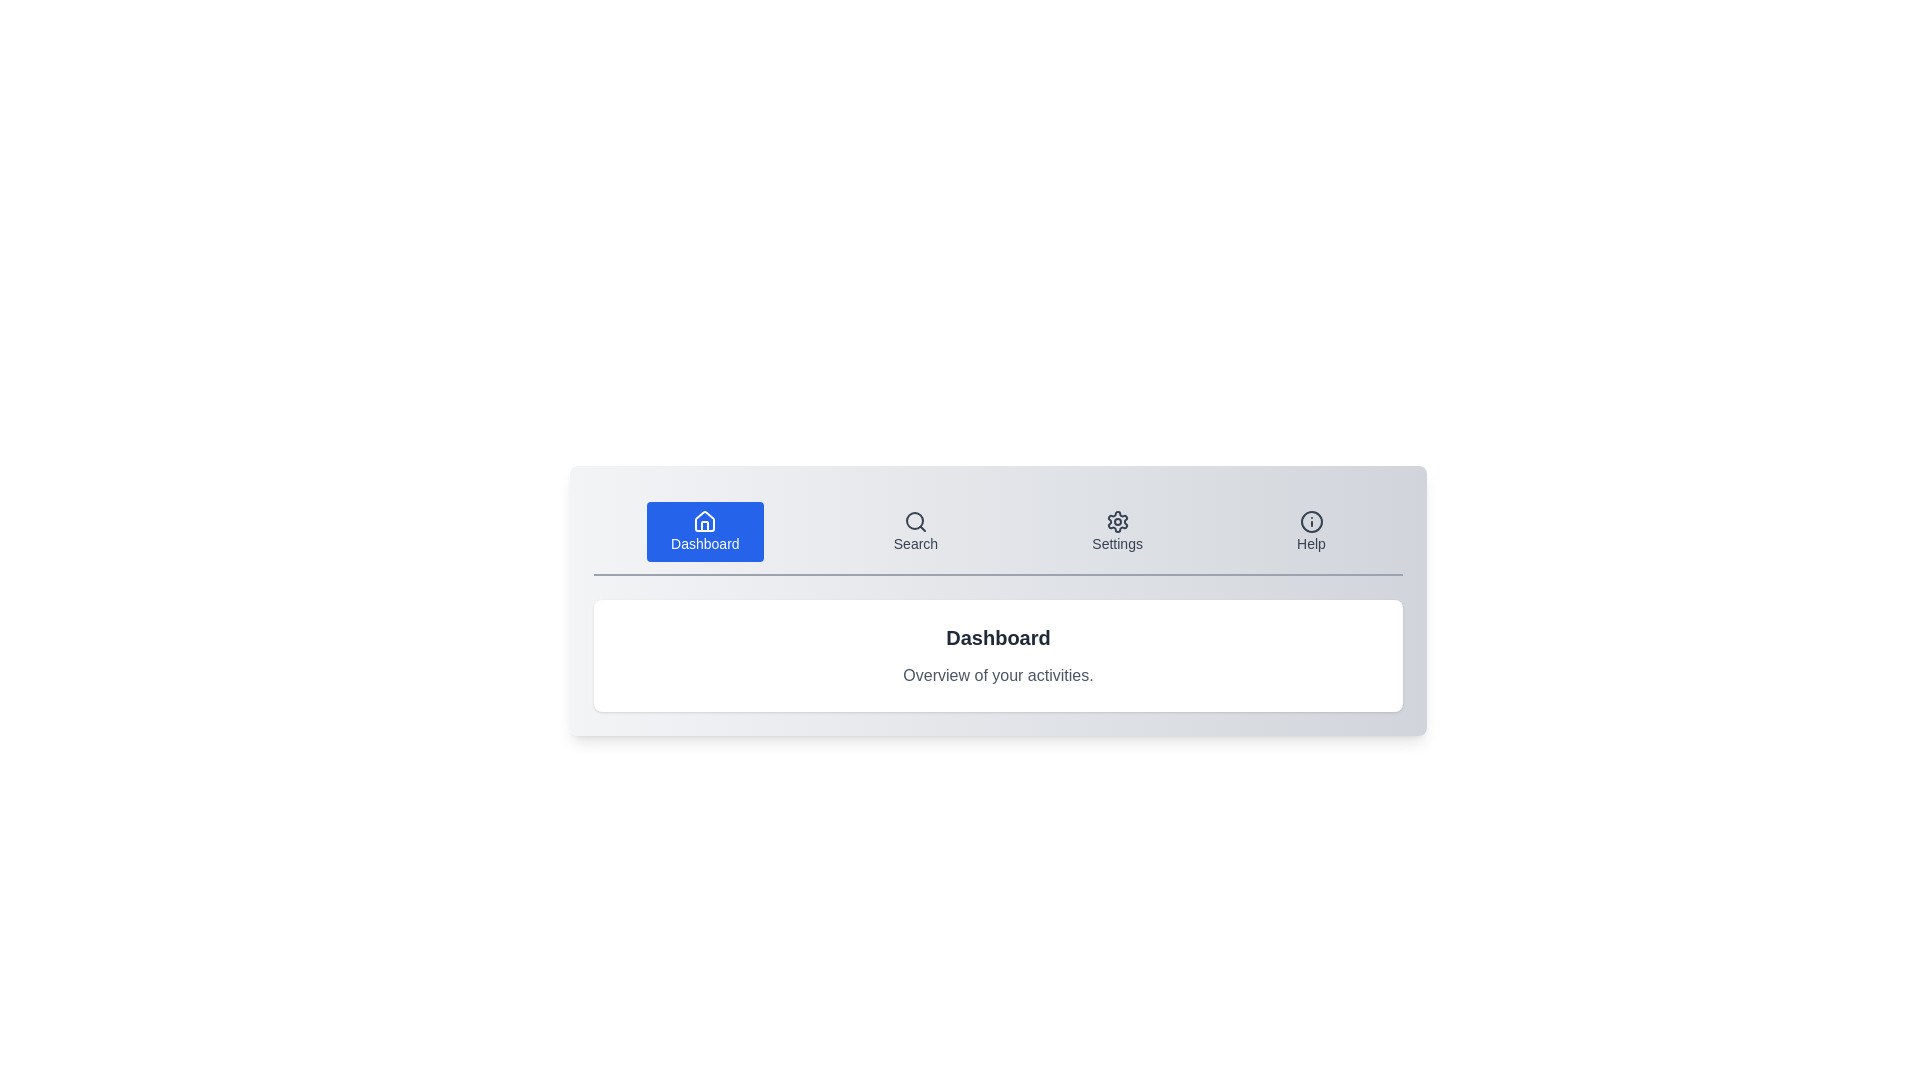 This screenshot has height=1080, width=1920. Describe the element at coordinates (915, 531) in the screenshot. I see `the Search tab by clicking its corresponding button` at that location.